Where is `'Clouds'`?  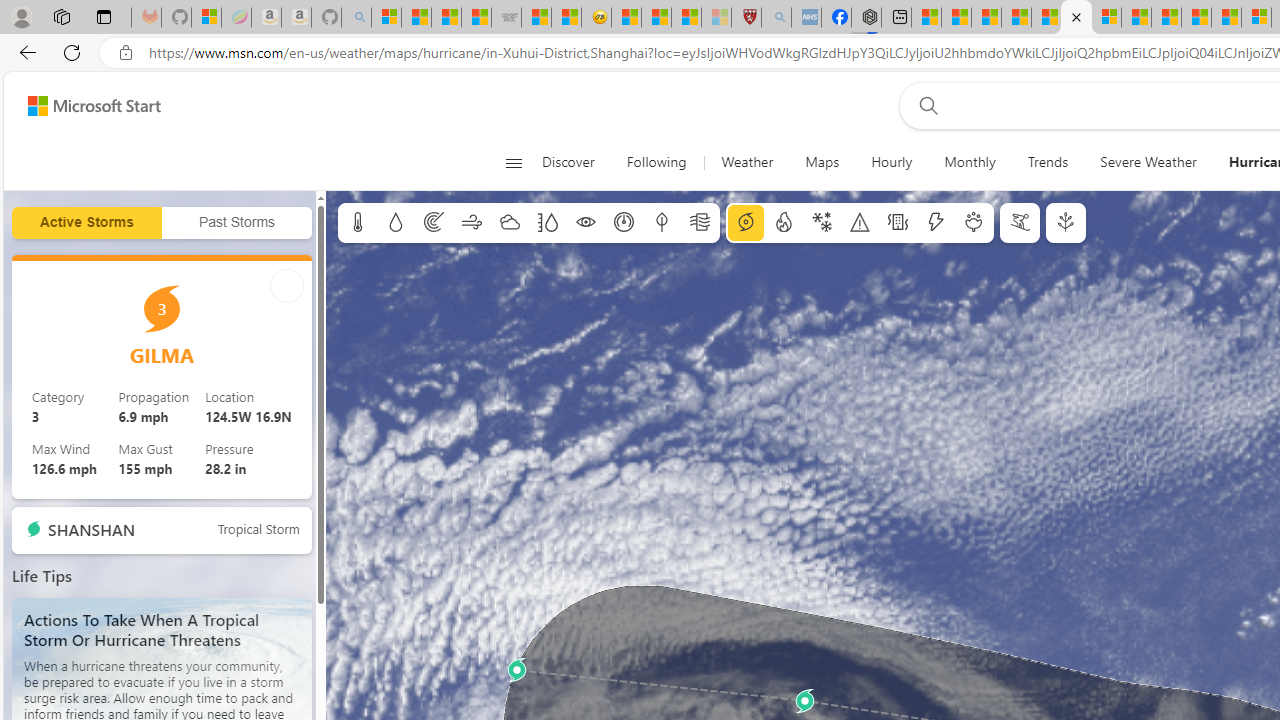 'Clouds' is located at coordinates (509, 223).